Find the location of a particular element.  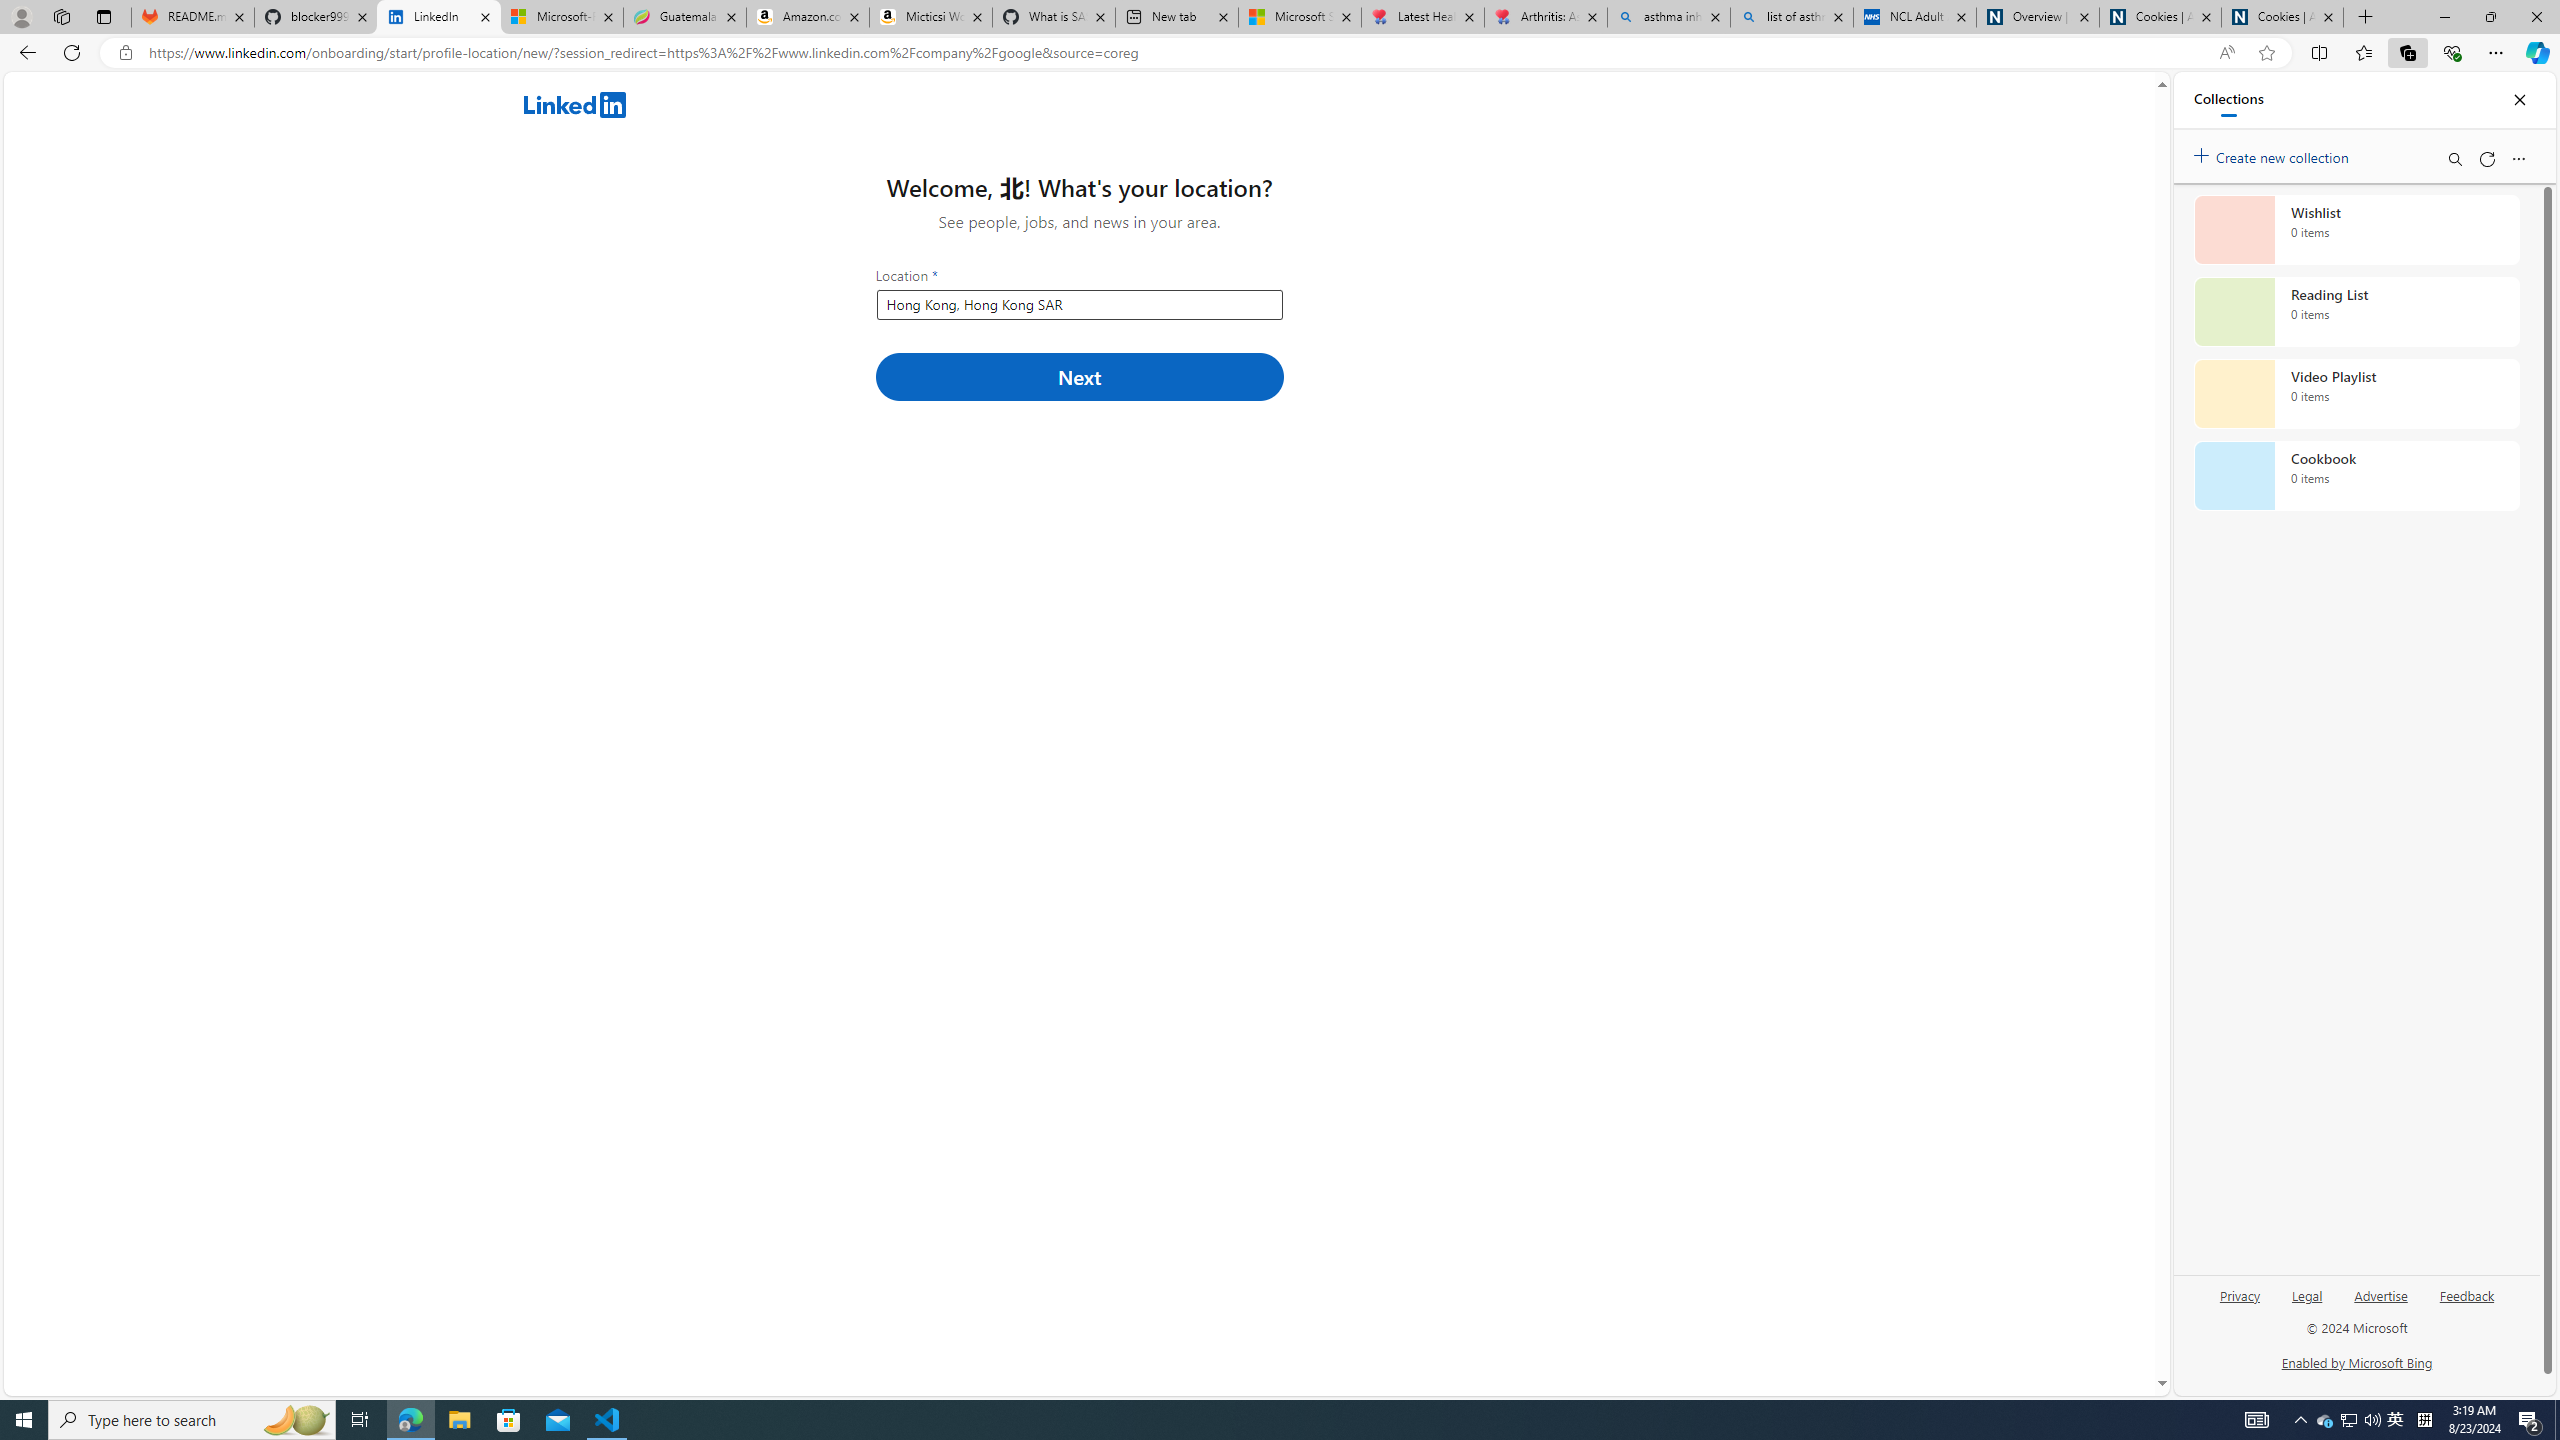

'Create new collection' is located at coordinates (2274, 153).